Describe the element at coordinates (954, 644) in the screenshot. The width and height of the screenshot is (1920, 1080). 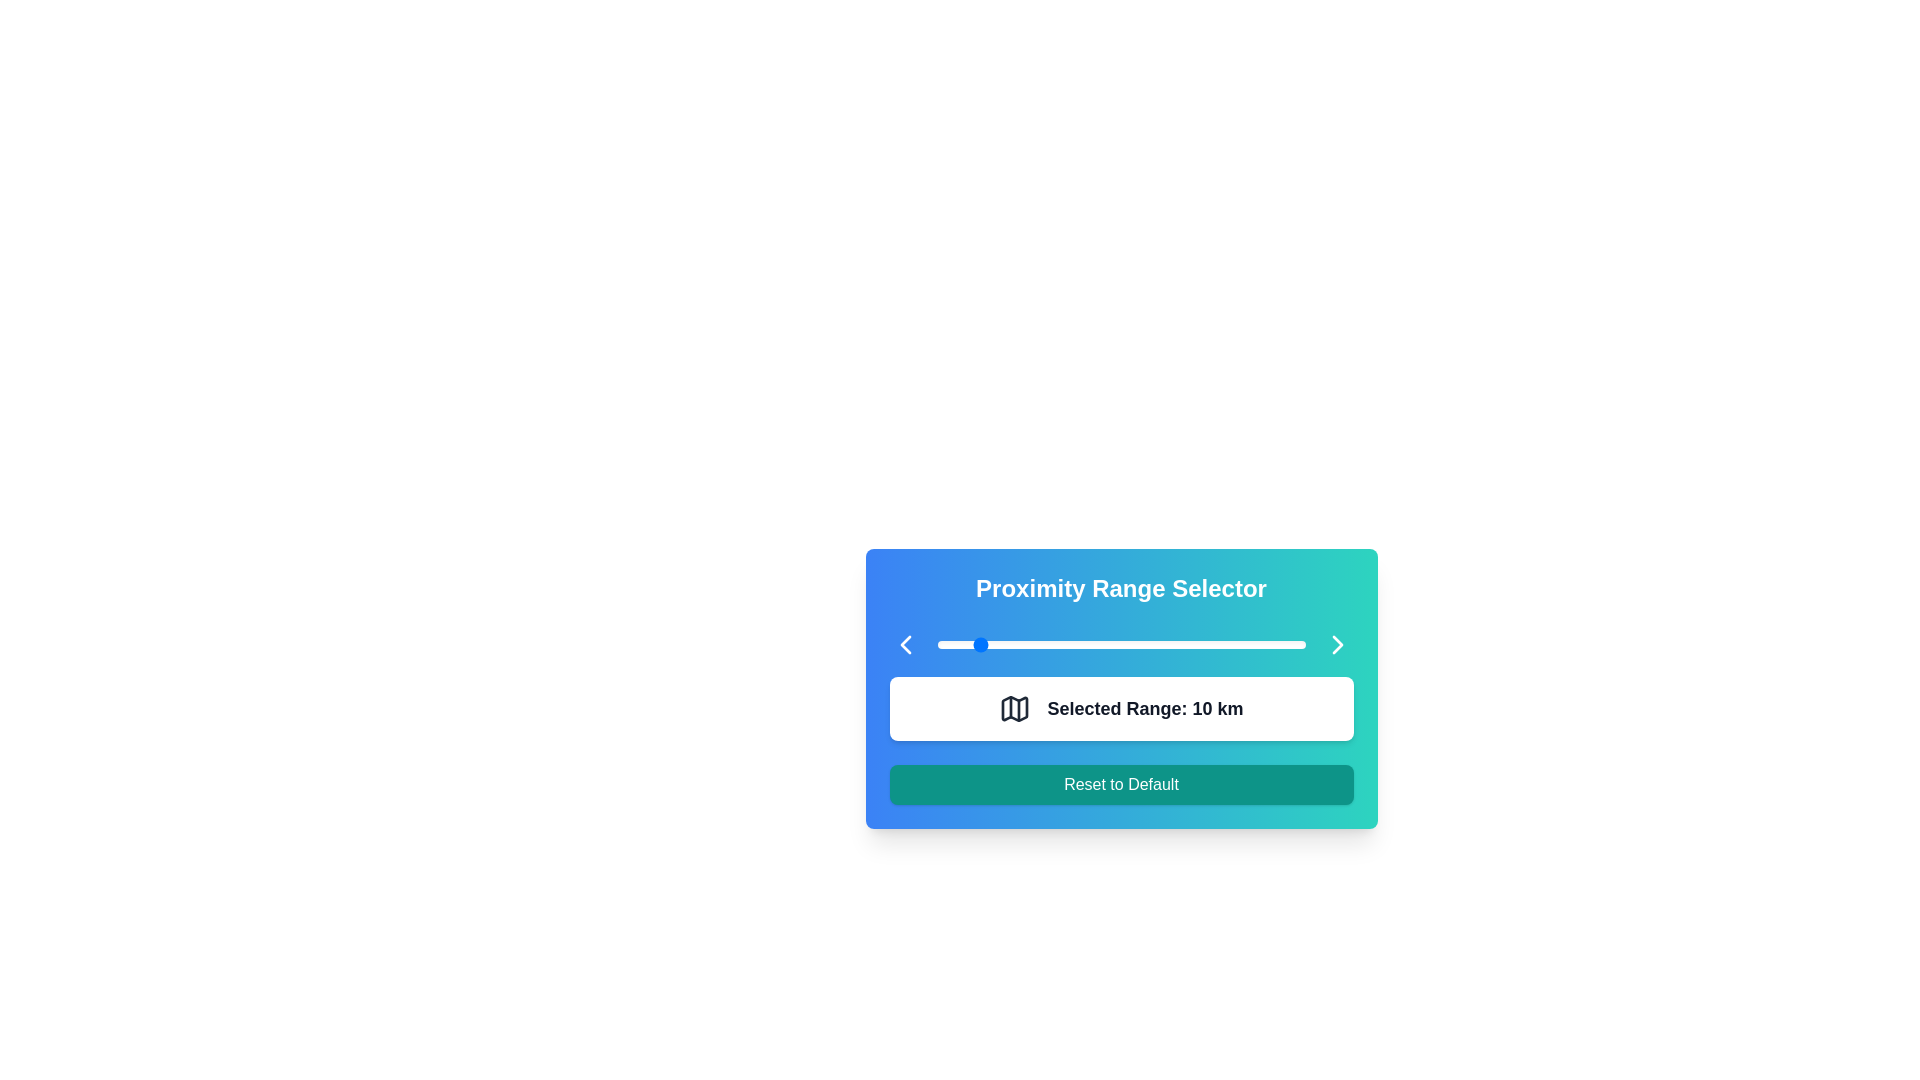
I see `proximity range` at that location.